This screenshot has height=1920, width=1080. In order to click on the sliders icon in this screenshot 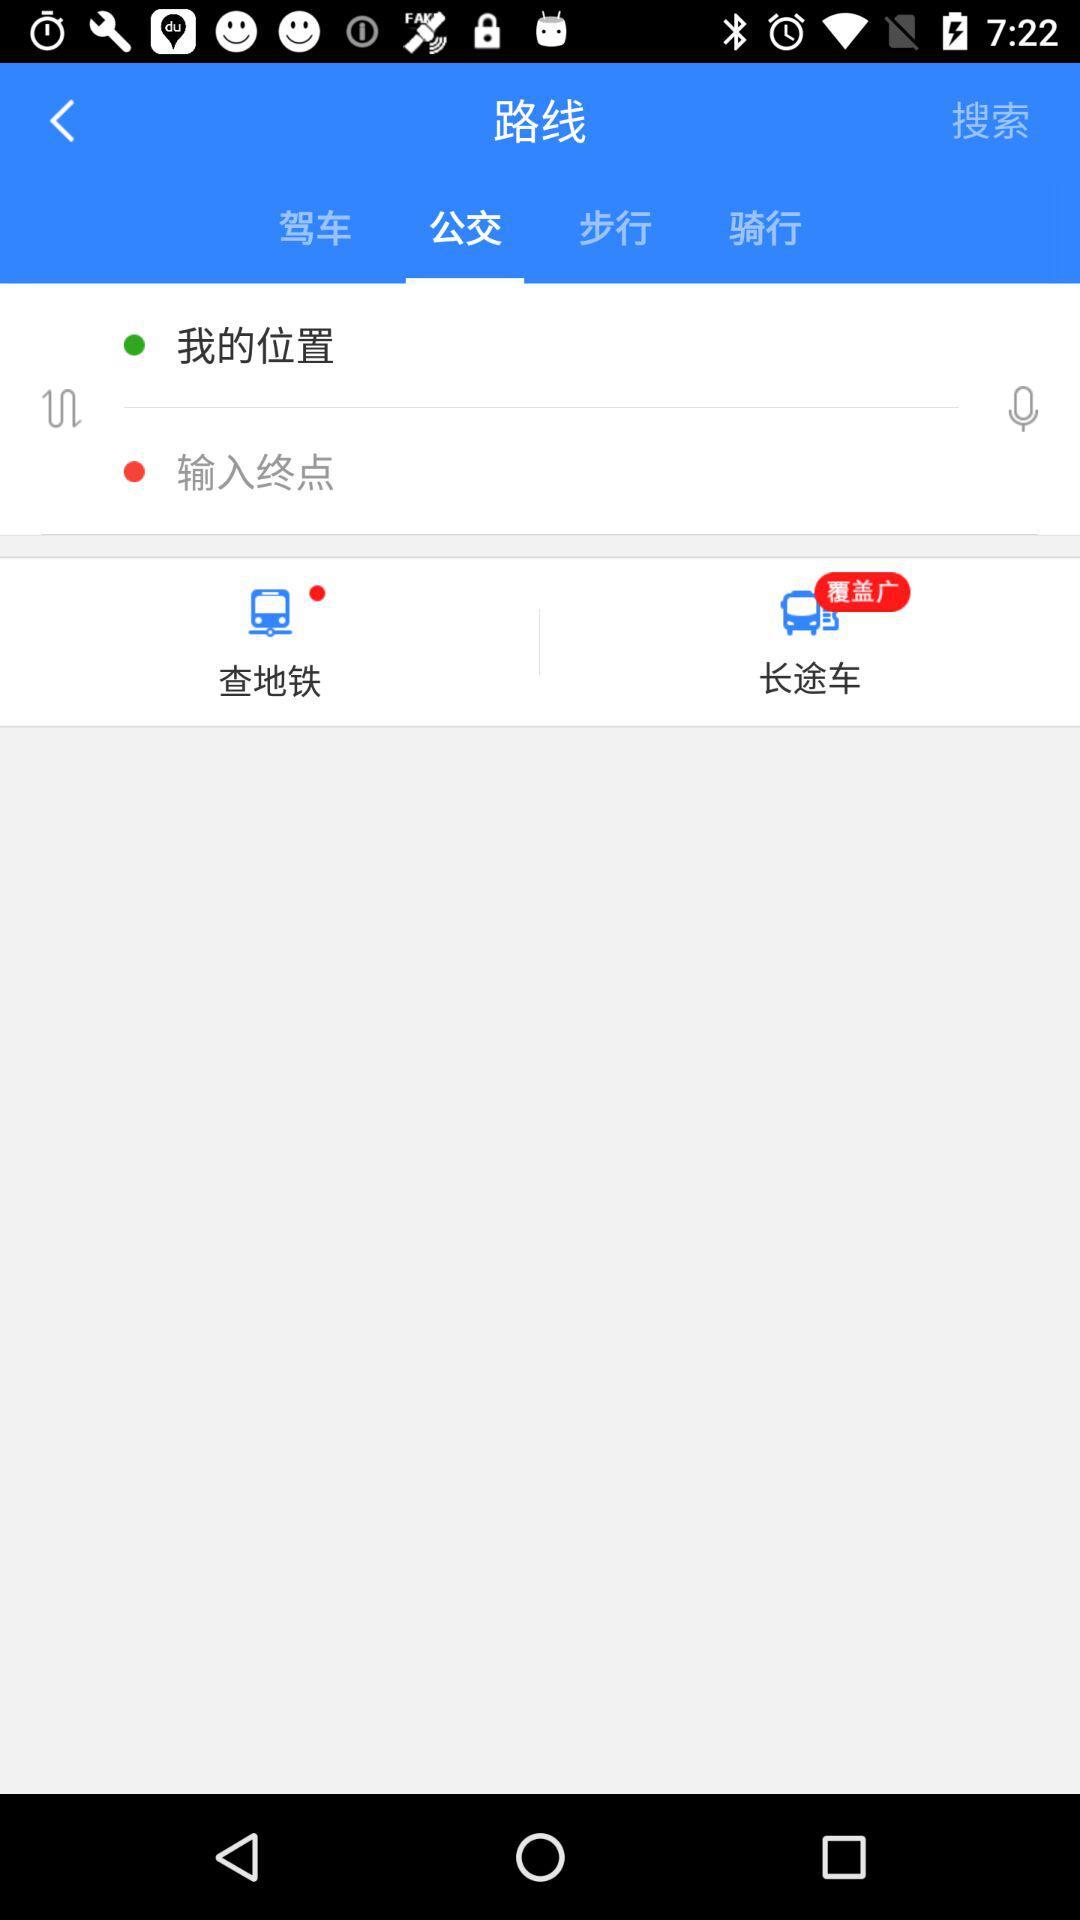, I will do `click(60, 408)`.